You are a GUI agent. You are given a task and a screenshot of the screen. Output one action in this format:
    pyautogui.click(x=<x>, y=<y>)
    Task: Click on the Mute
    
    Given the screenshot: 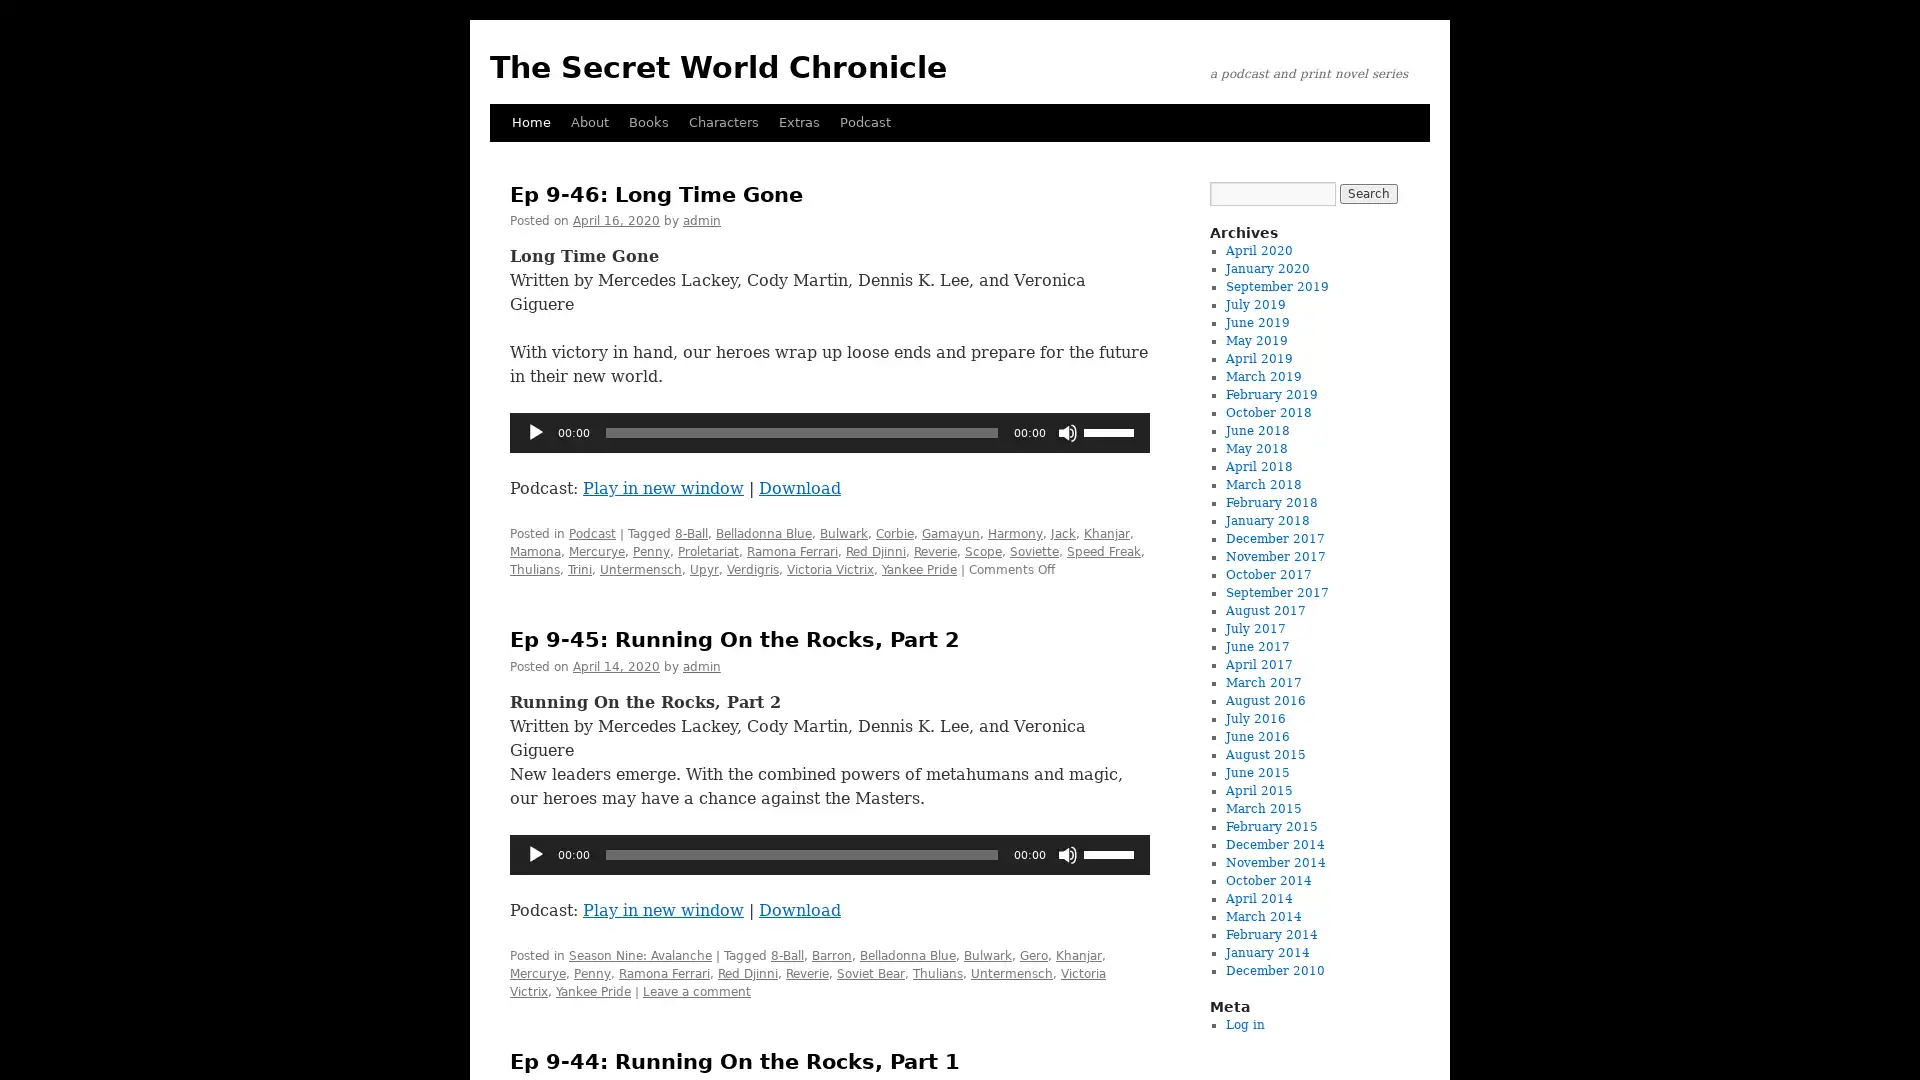 What is the action you would take?
    pyautogui.click(x=1066, y=853)
    